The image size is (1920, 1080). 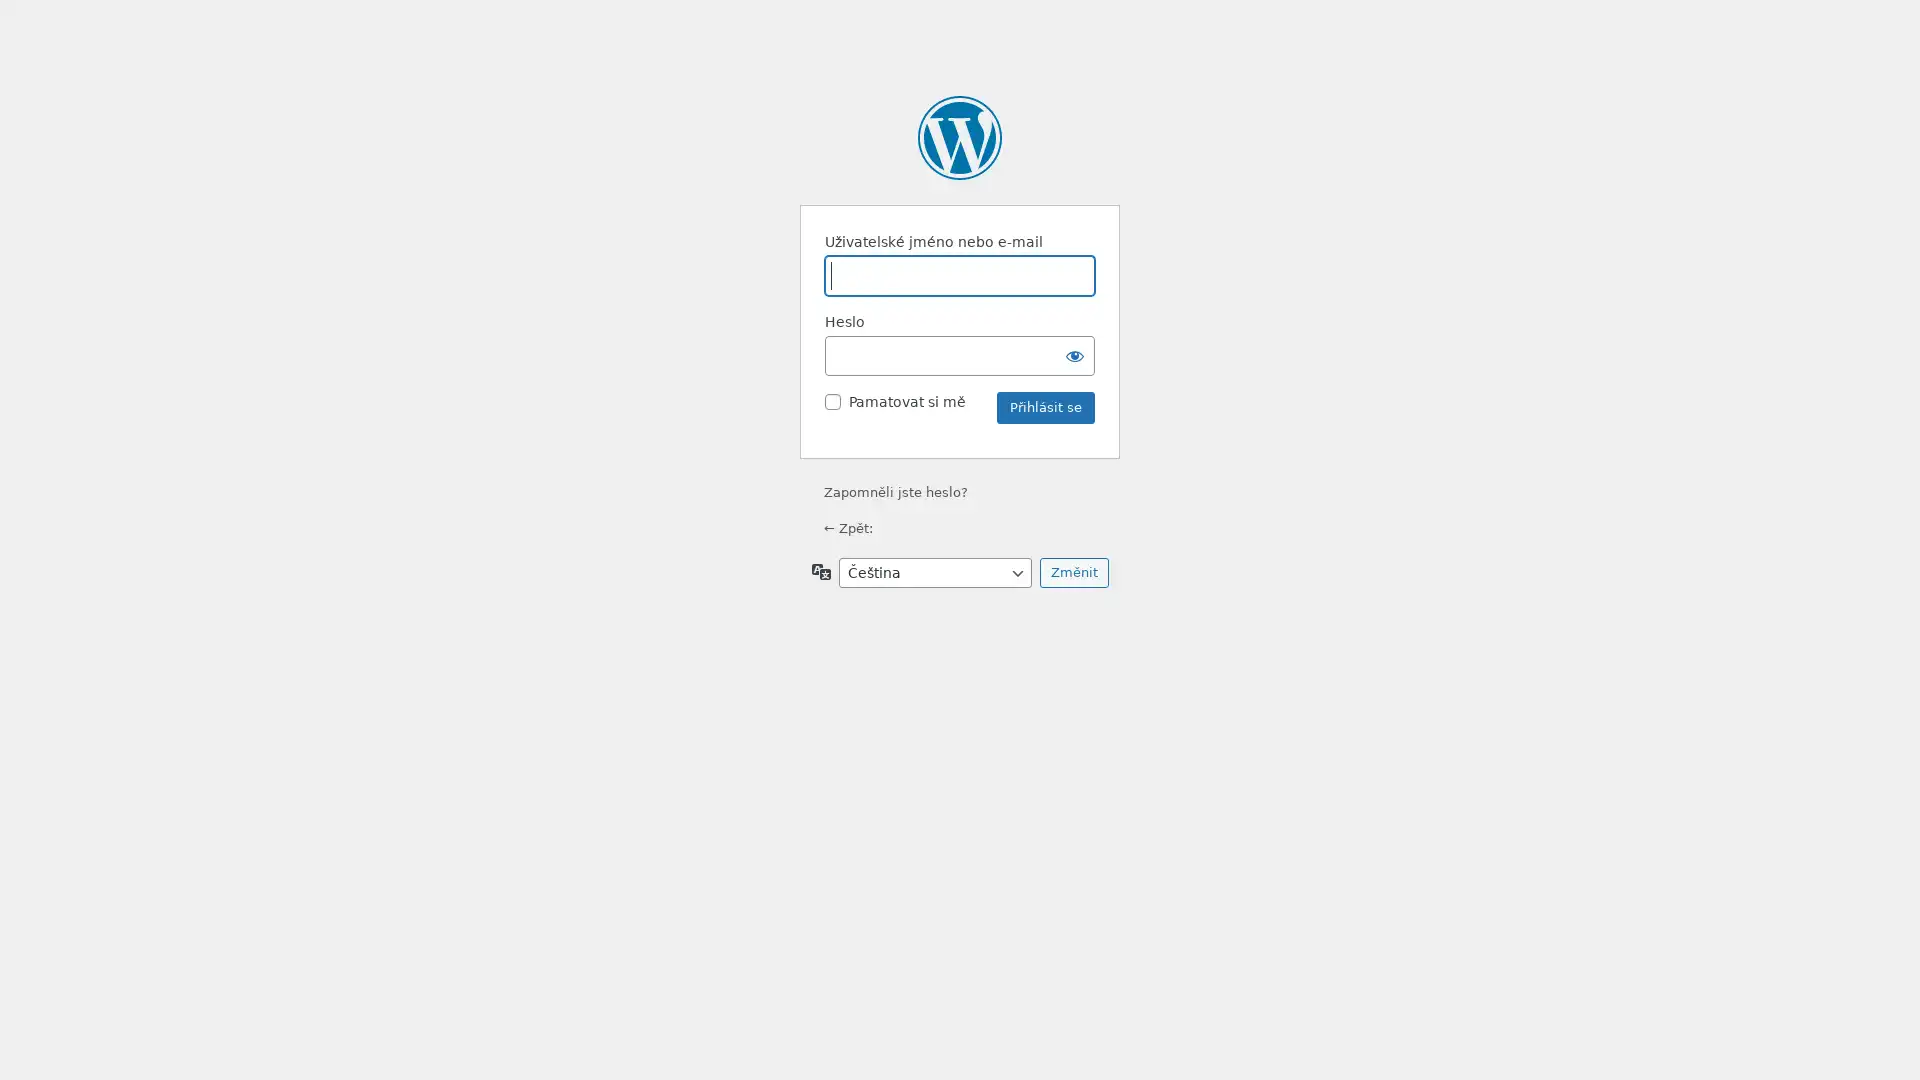 What do you see at coordinates (1074, 354) in the screenshot?
I see `Zobrazit heslo` at bounding box center [1074, 354].